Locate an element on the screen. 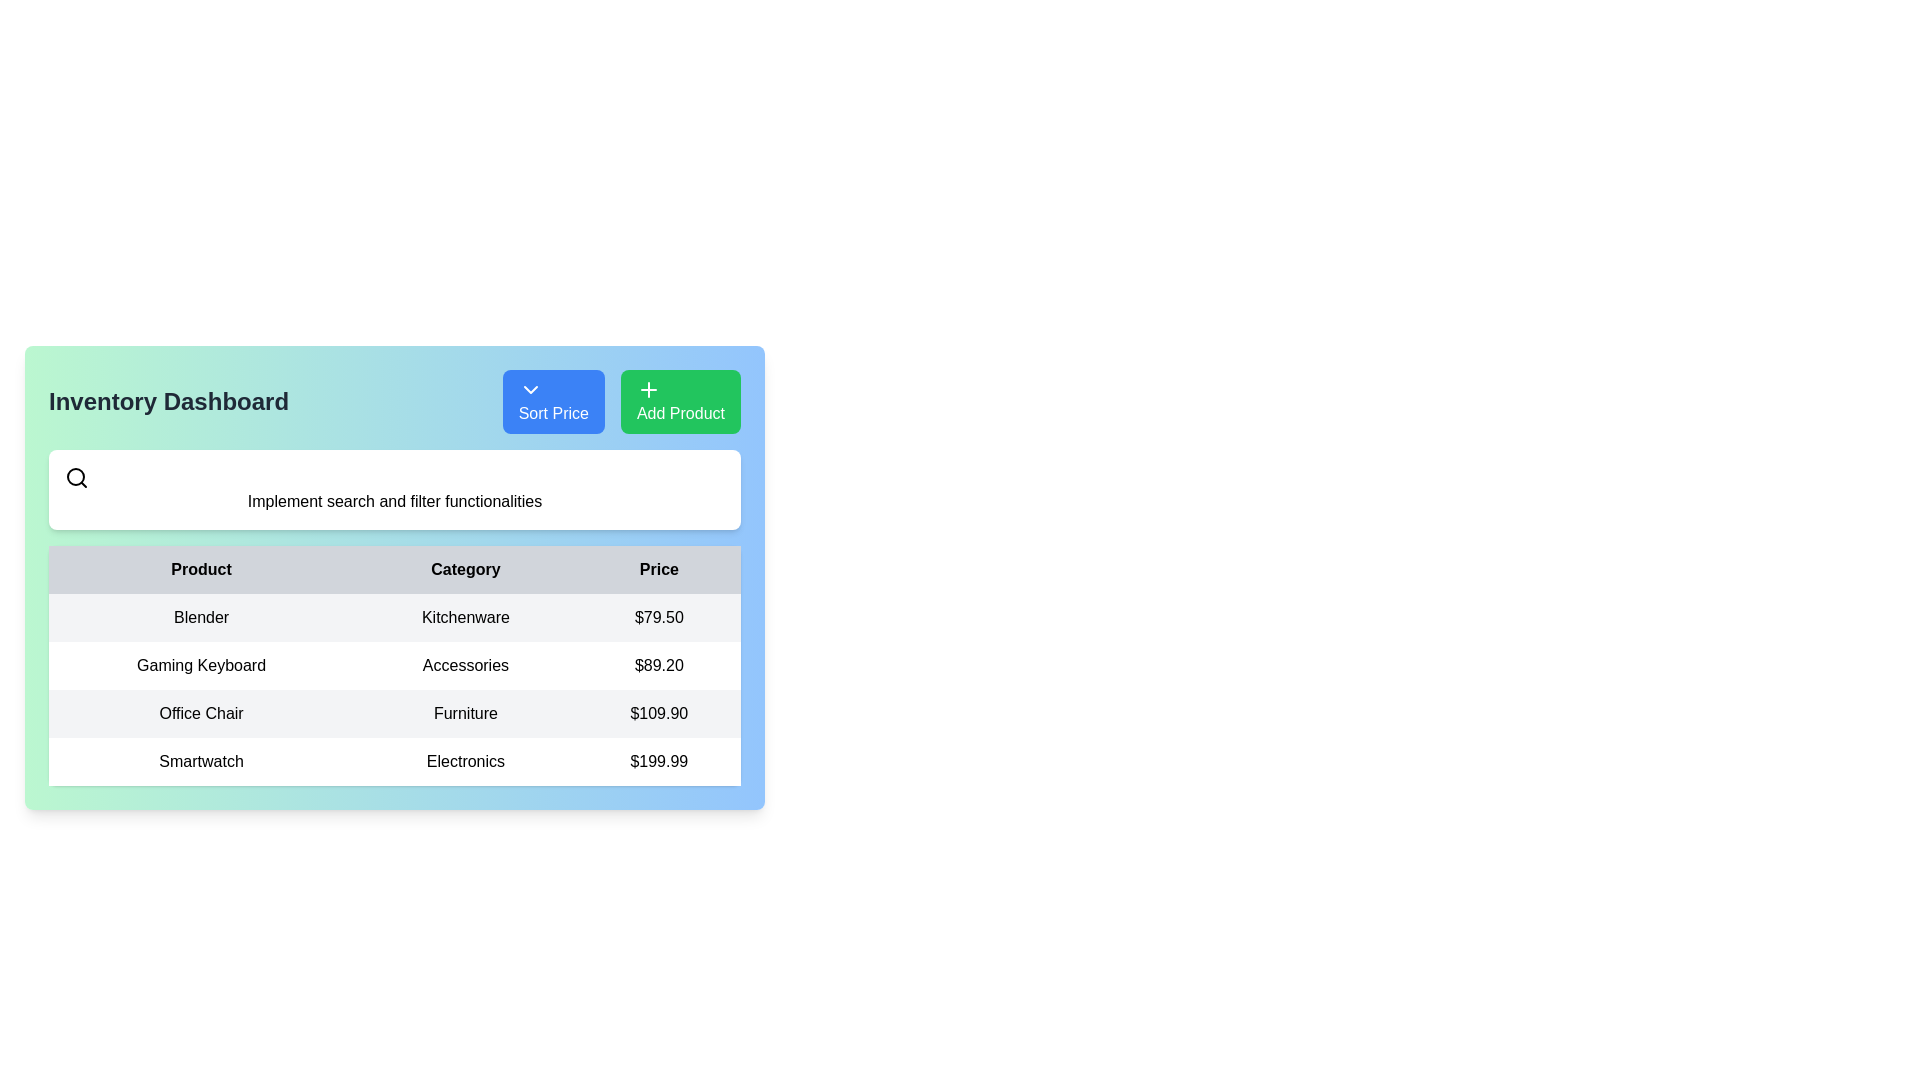 The width and height of the screenshot is (1920, 1080). bold black text label 'Product' located in the header row of a table, which is the first column label preceding 'Category' and 'Price' is located at coordinates (201, 570).